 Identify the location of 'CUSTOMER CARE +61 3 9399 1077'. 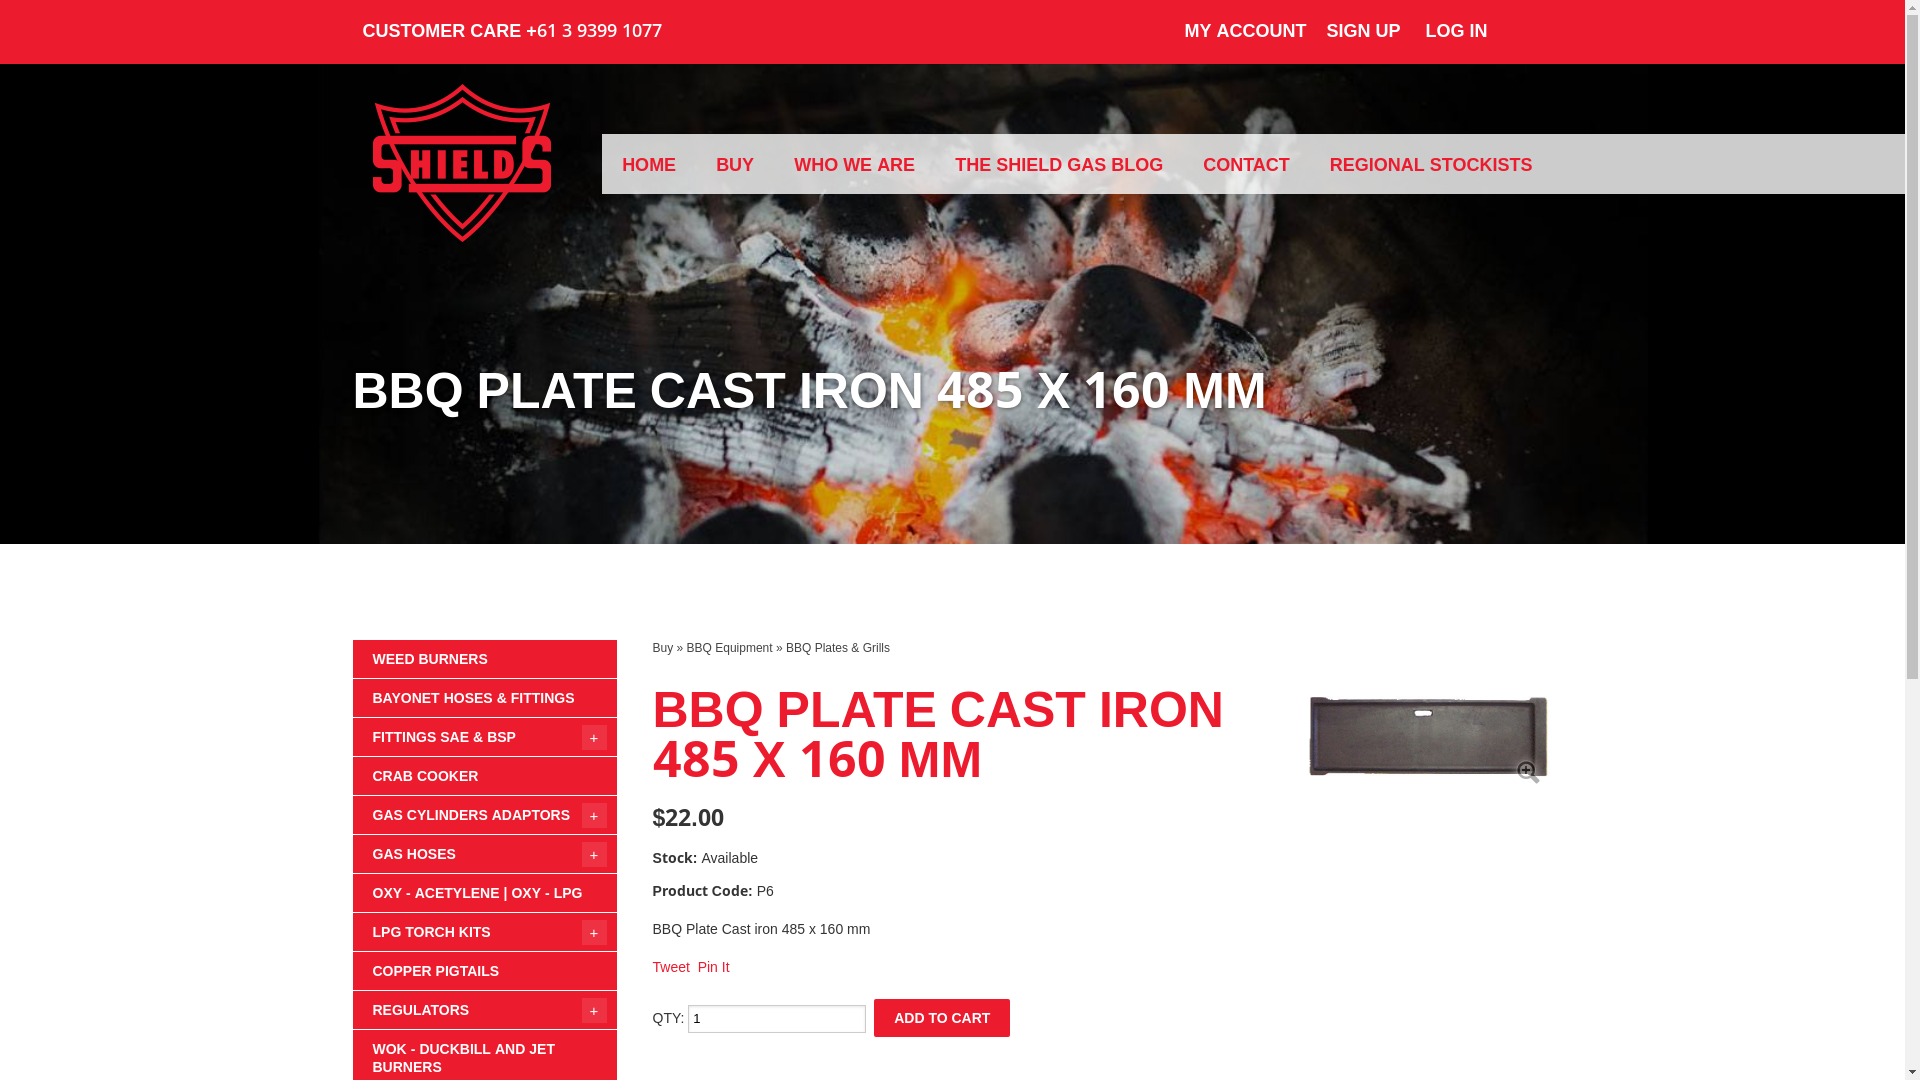
(516, 31).